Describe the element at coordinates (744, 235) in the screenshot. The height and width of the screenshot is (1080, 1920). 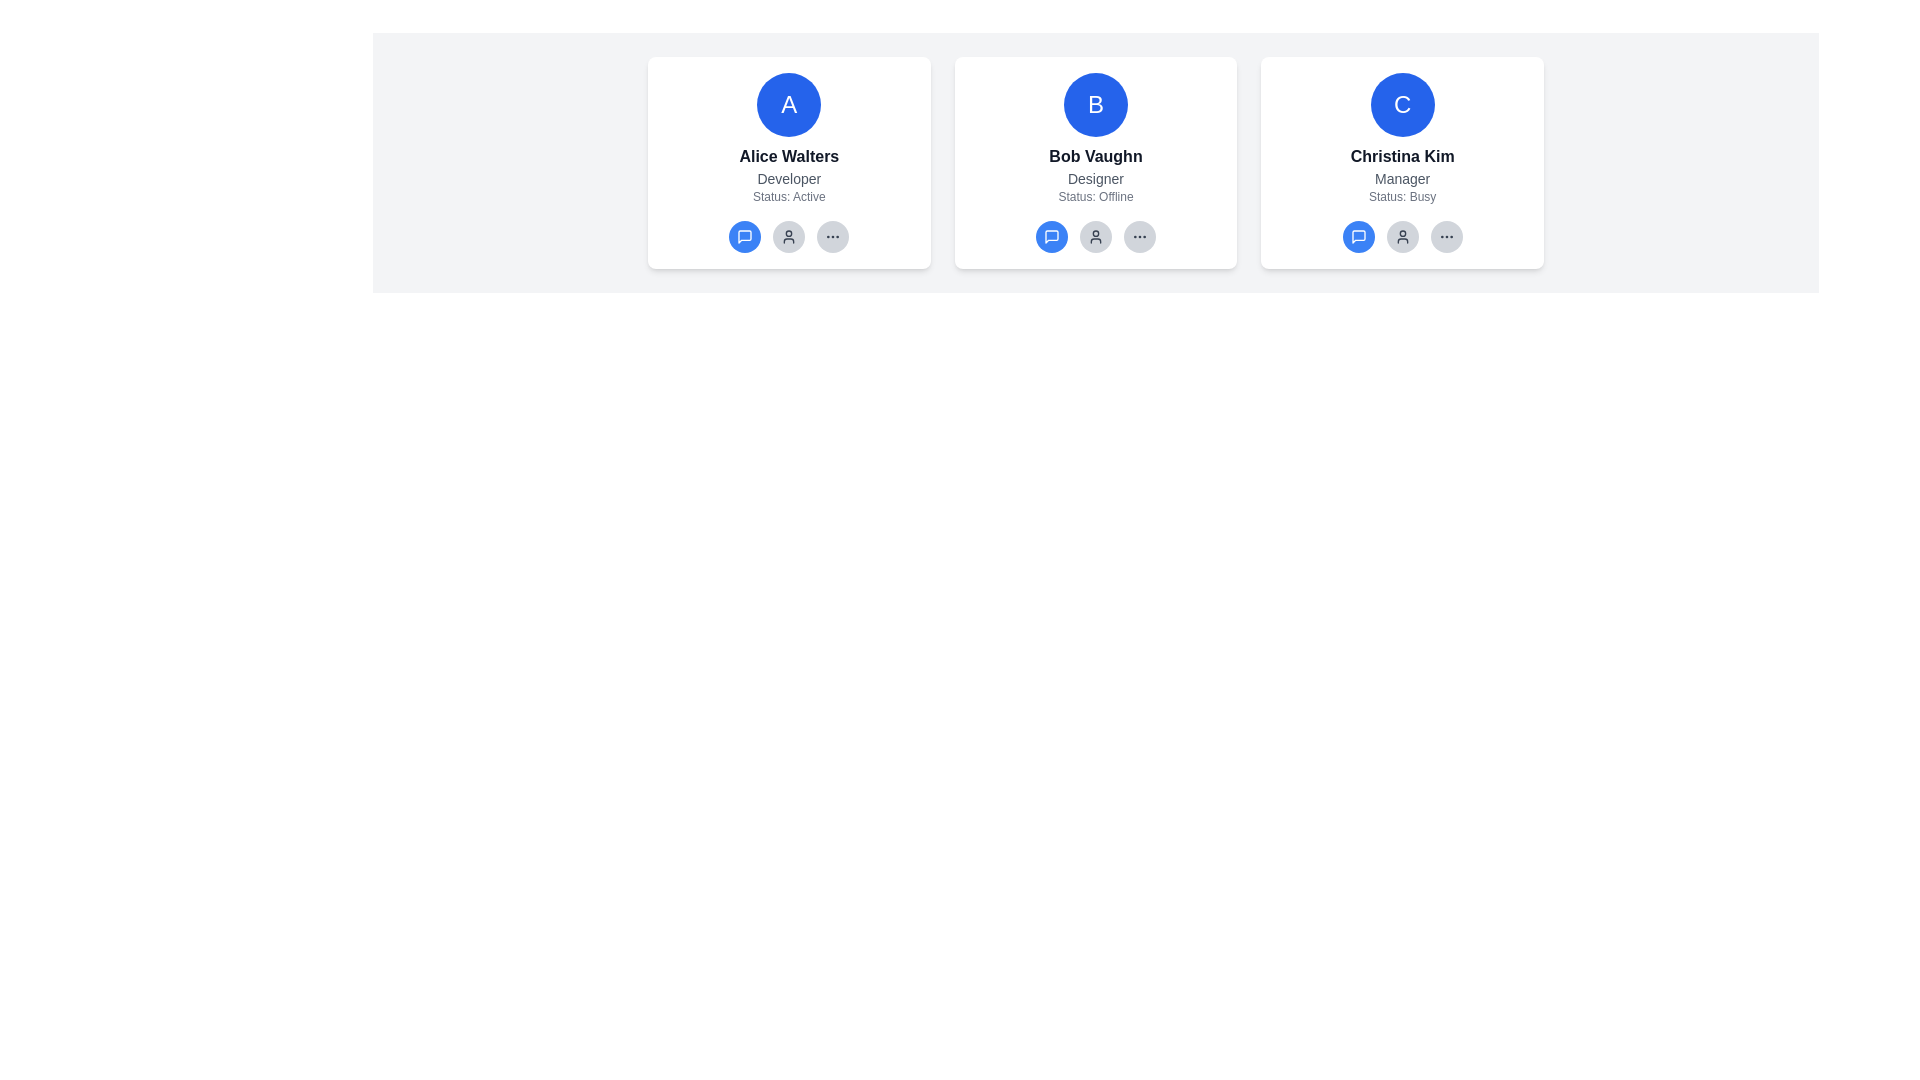
I see `the icon button located in the lower-left corner of Alice Walters' user card` at that location.